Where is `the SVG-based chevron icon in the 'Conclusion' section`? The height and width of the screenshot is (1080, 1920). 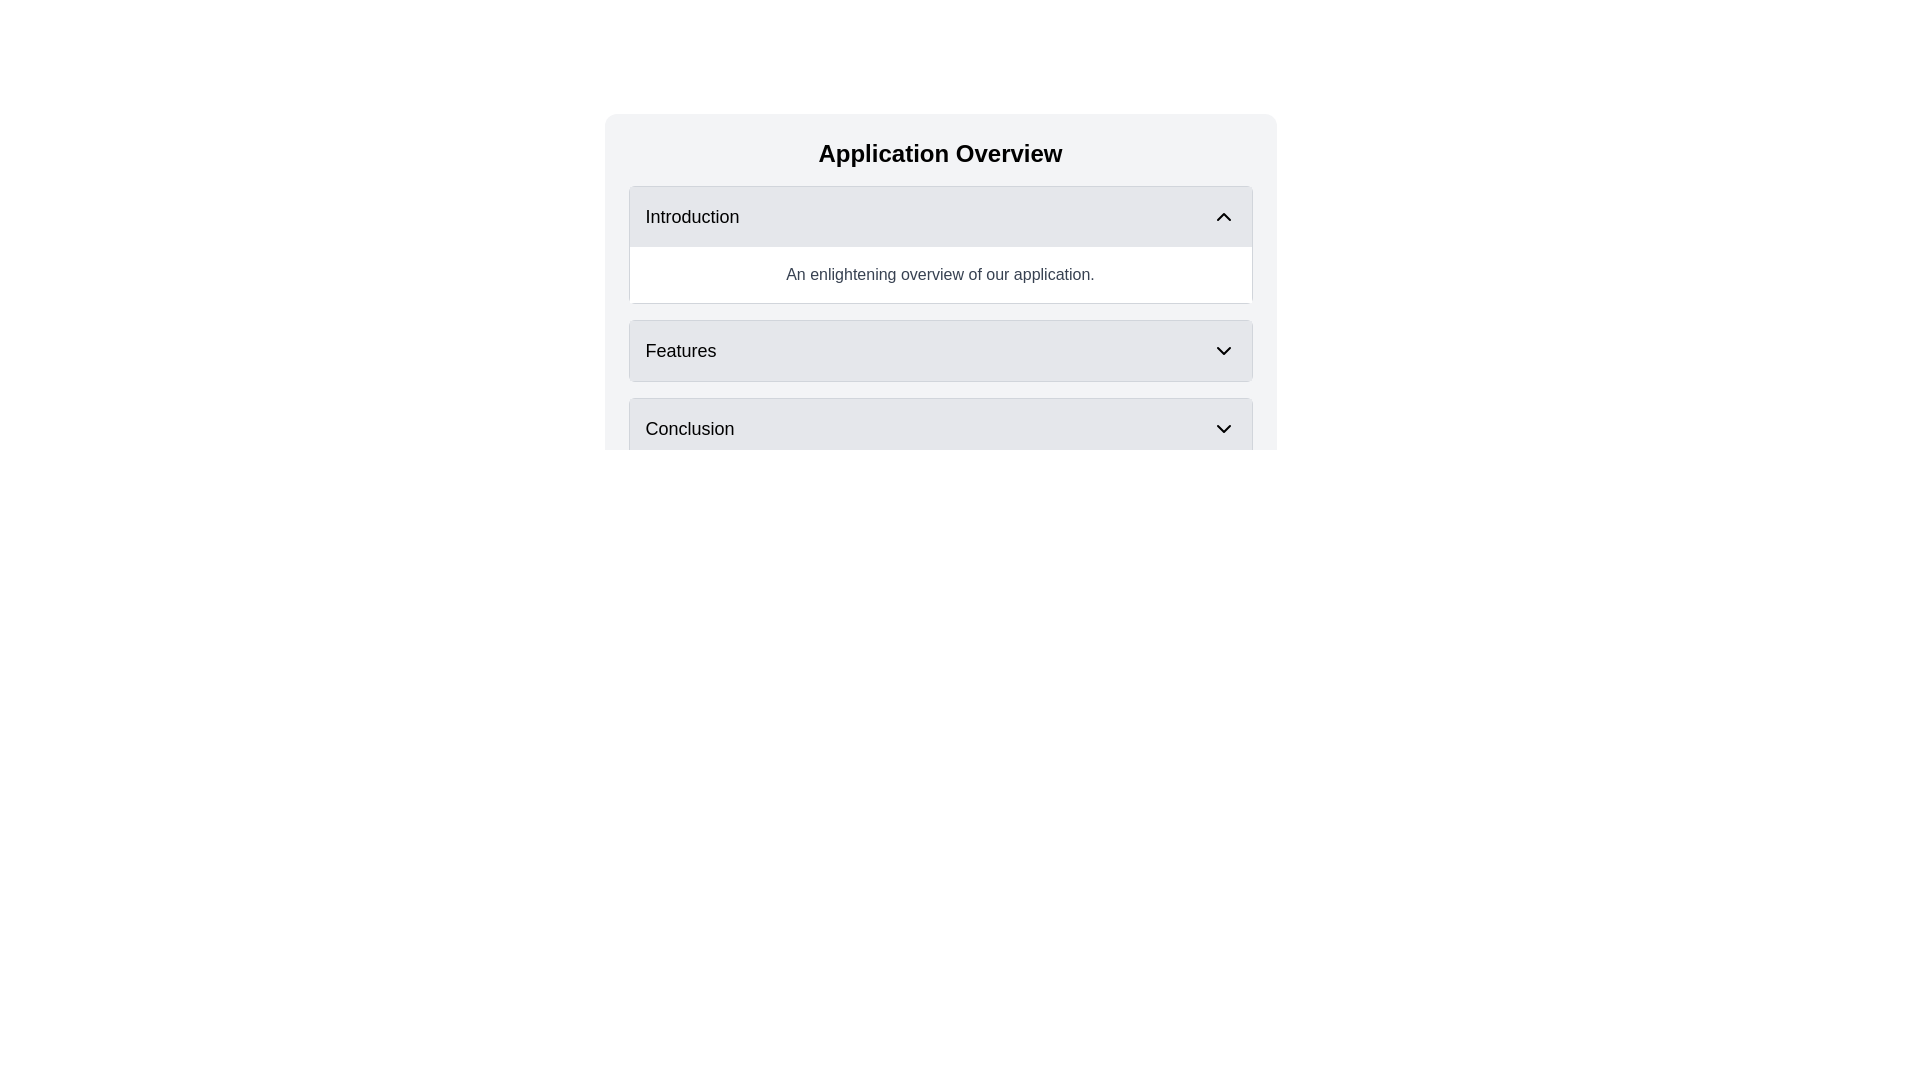 the SVG-based chevron icon in the 'Conclusion' section is located at coordinates (1222, 427).